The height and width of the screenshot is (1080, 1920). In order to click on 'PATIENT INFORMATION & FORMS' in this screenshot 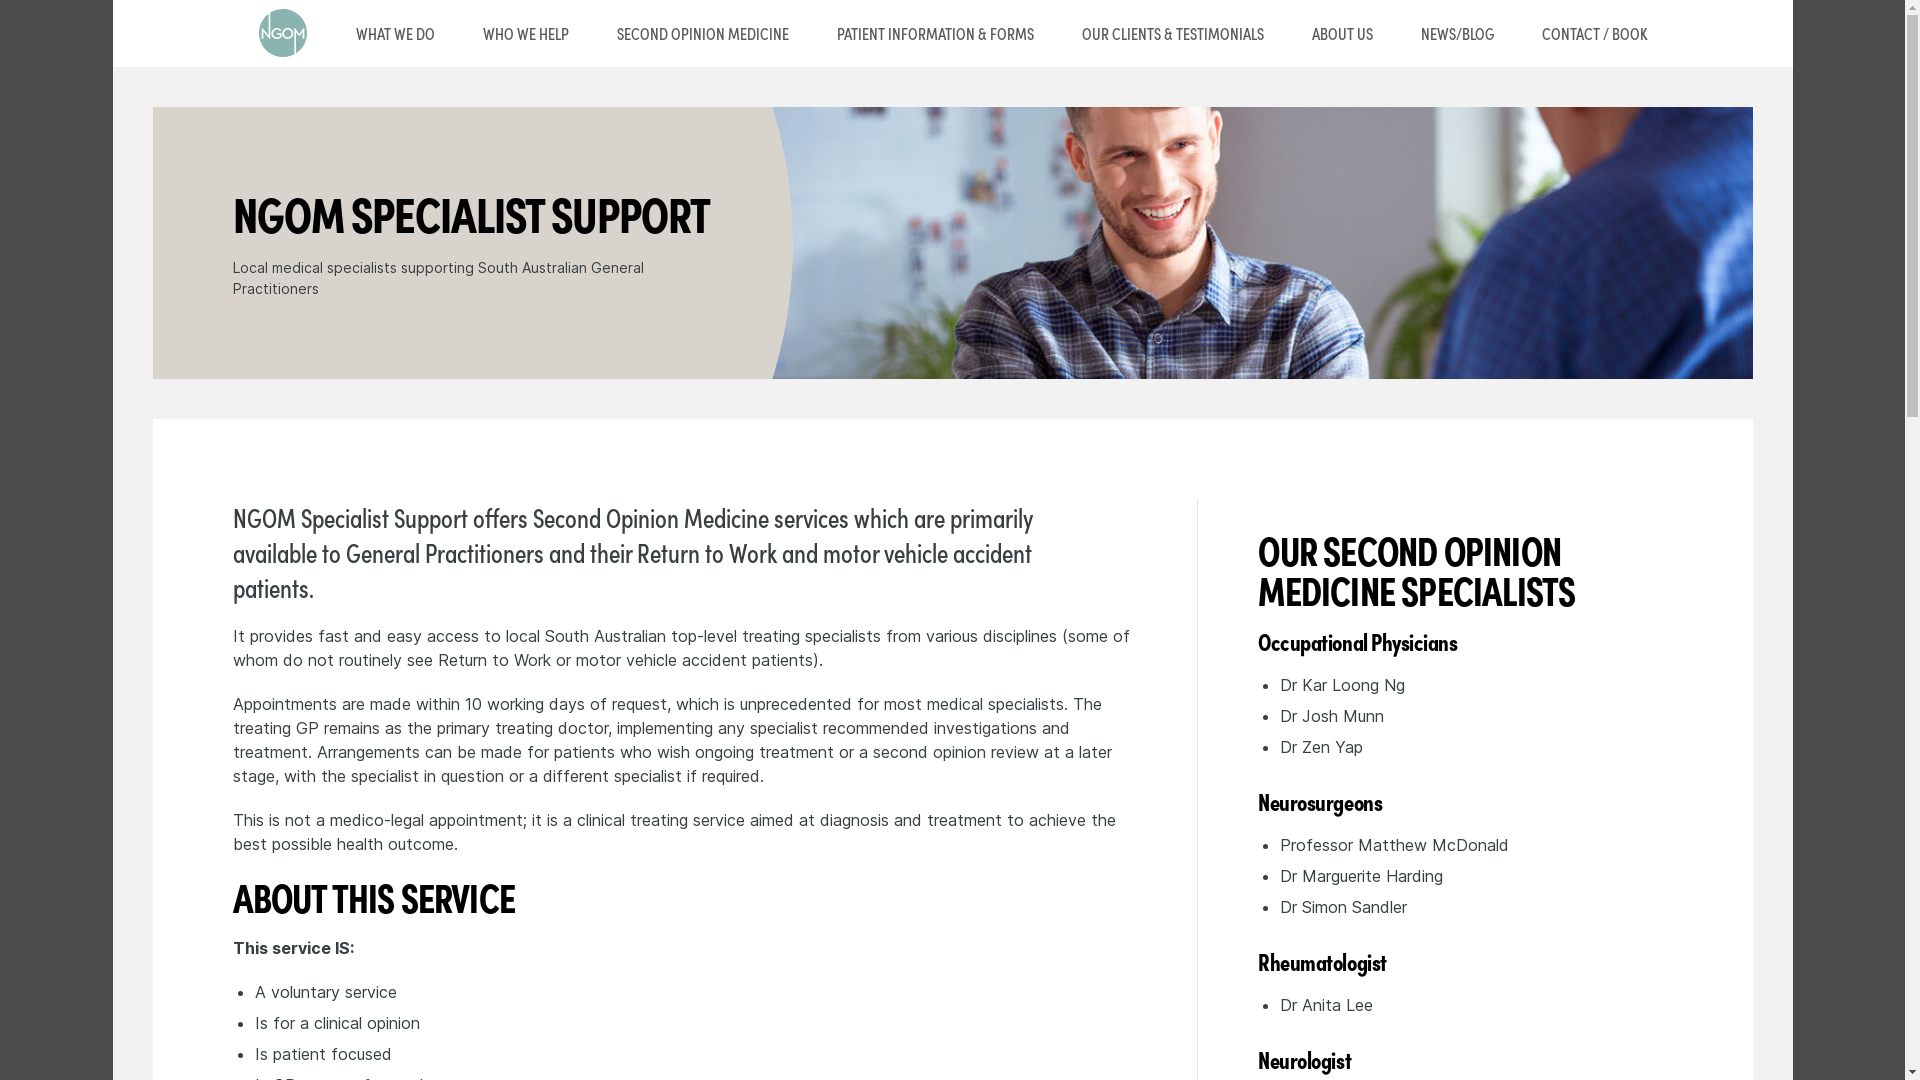, I will do `click(811, 33)`.